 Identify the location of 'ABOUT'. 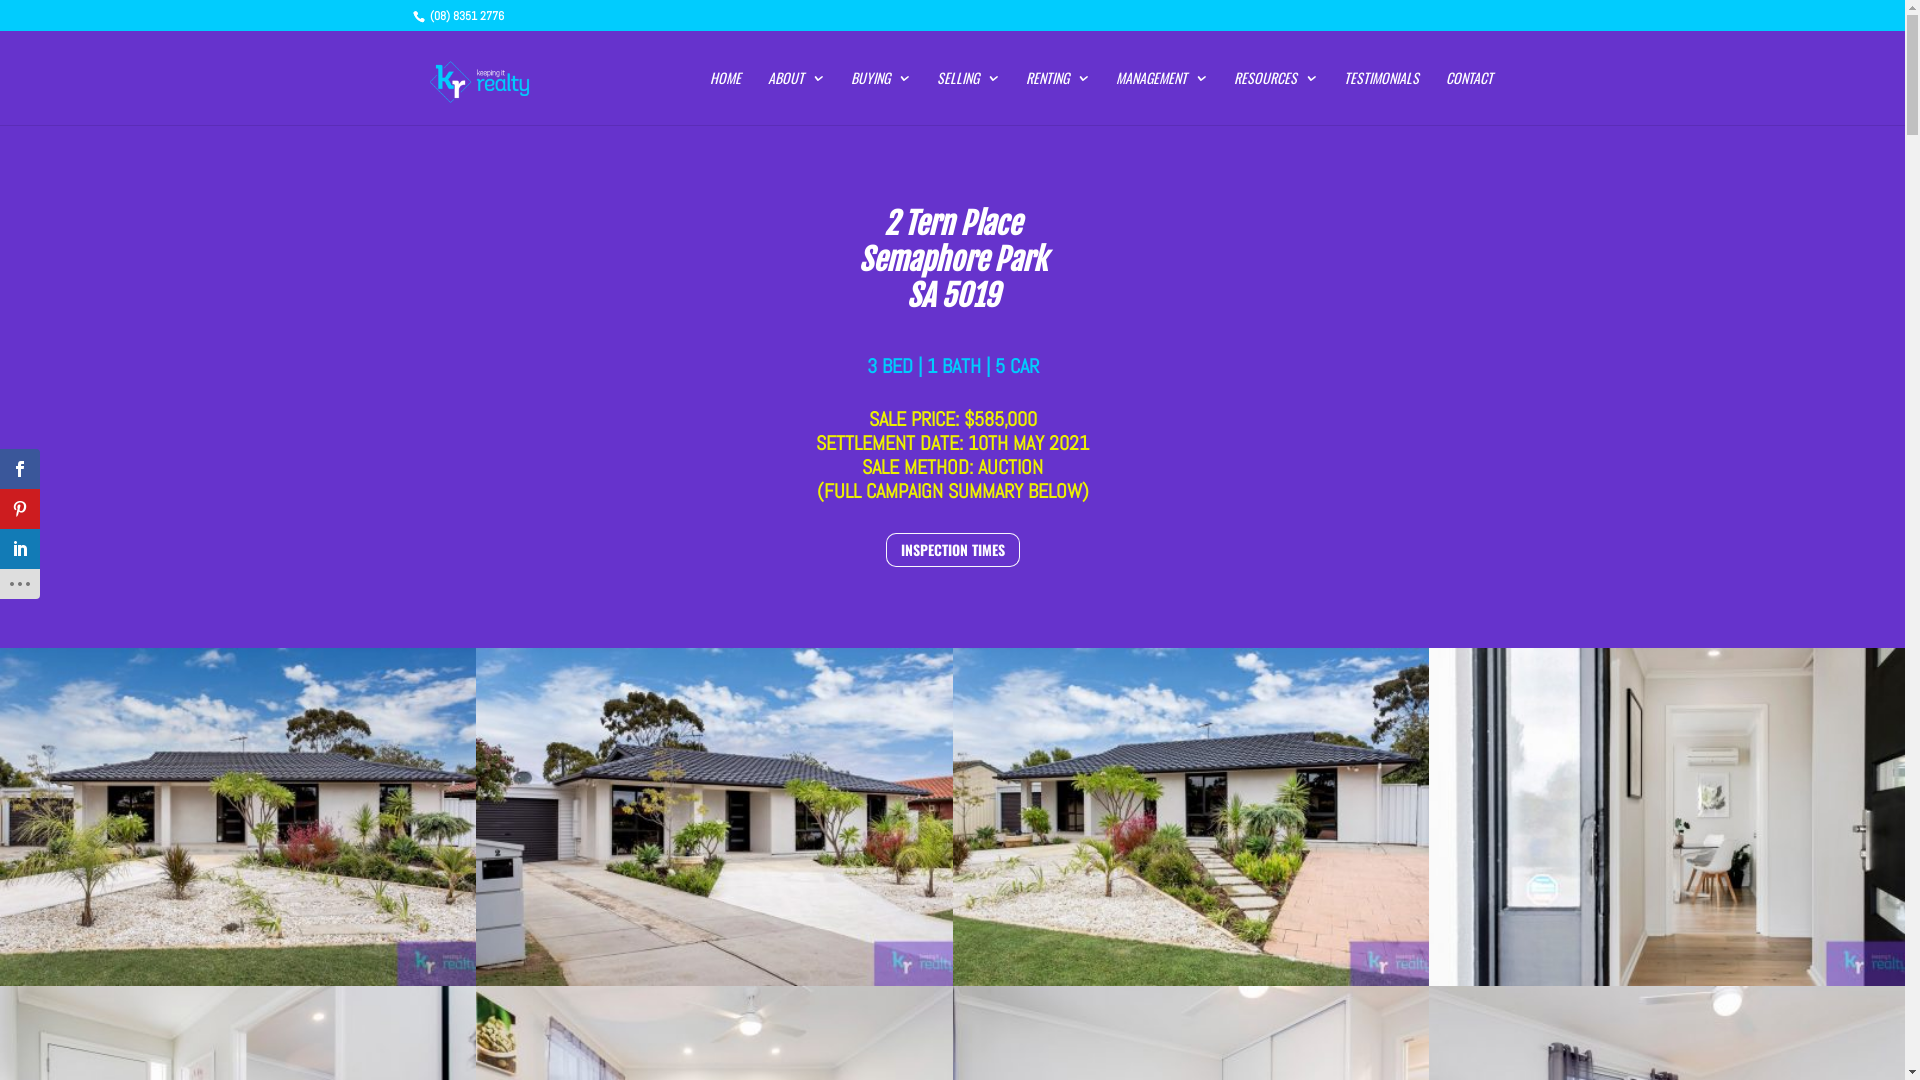
(795, 97).